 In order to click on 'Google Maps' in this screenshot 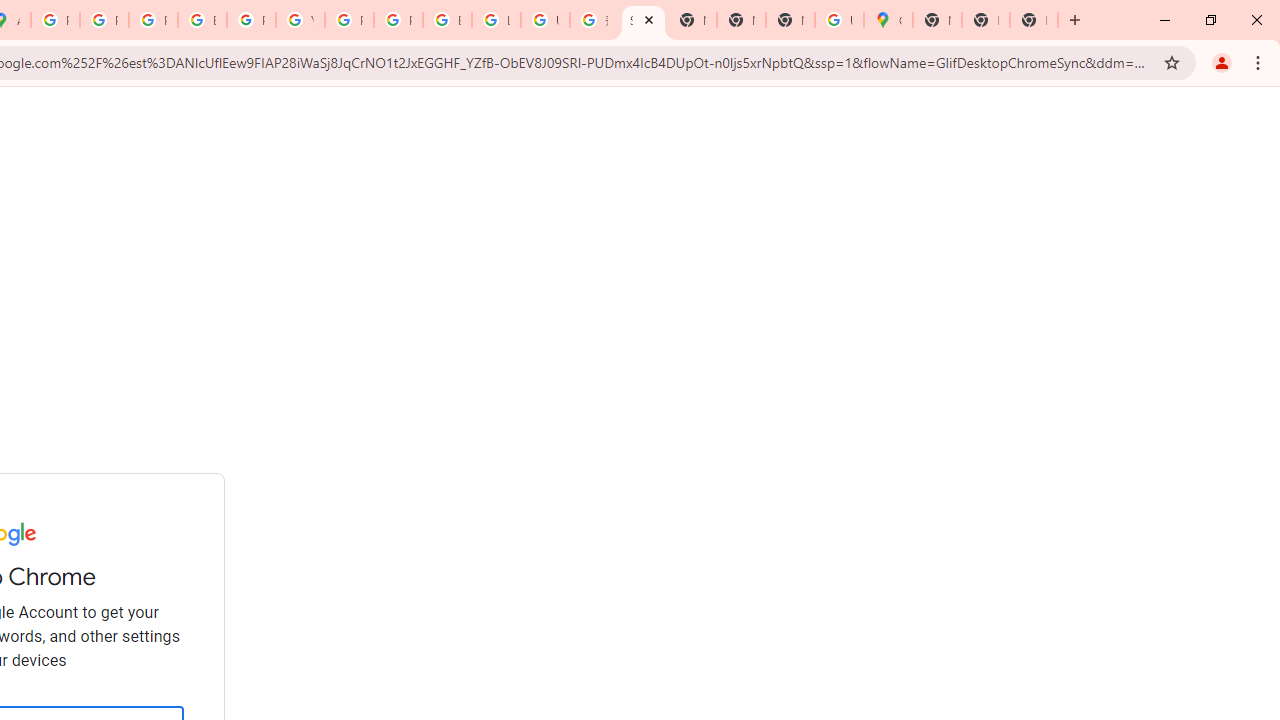, I will do `click(887, 20)`.